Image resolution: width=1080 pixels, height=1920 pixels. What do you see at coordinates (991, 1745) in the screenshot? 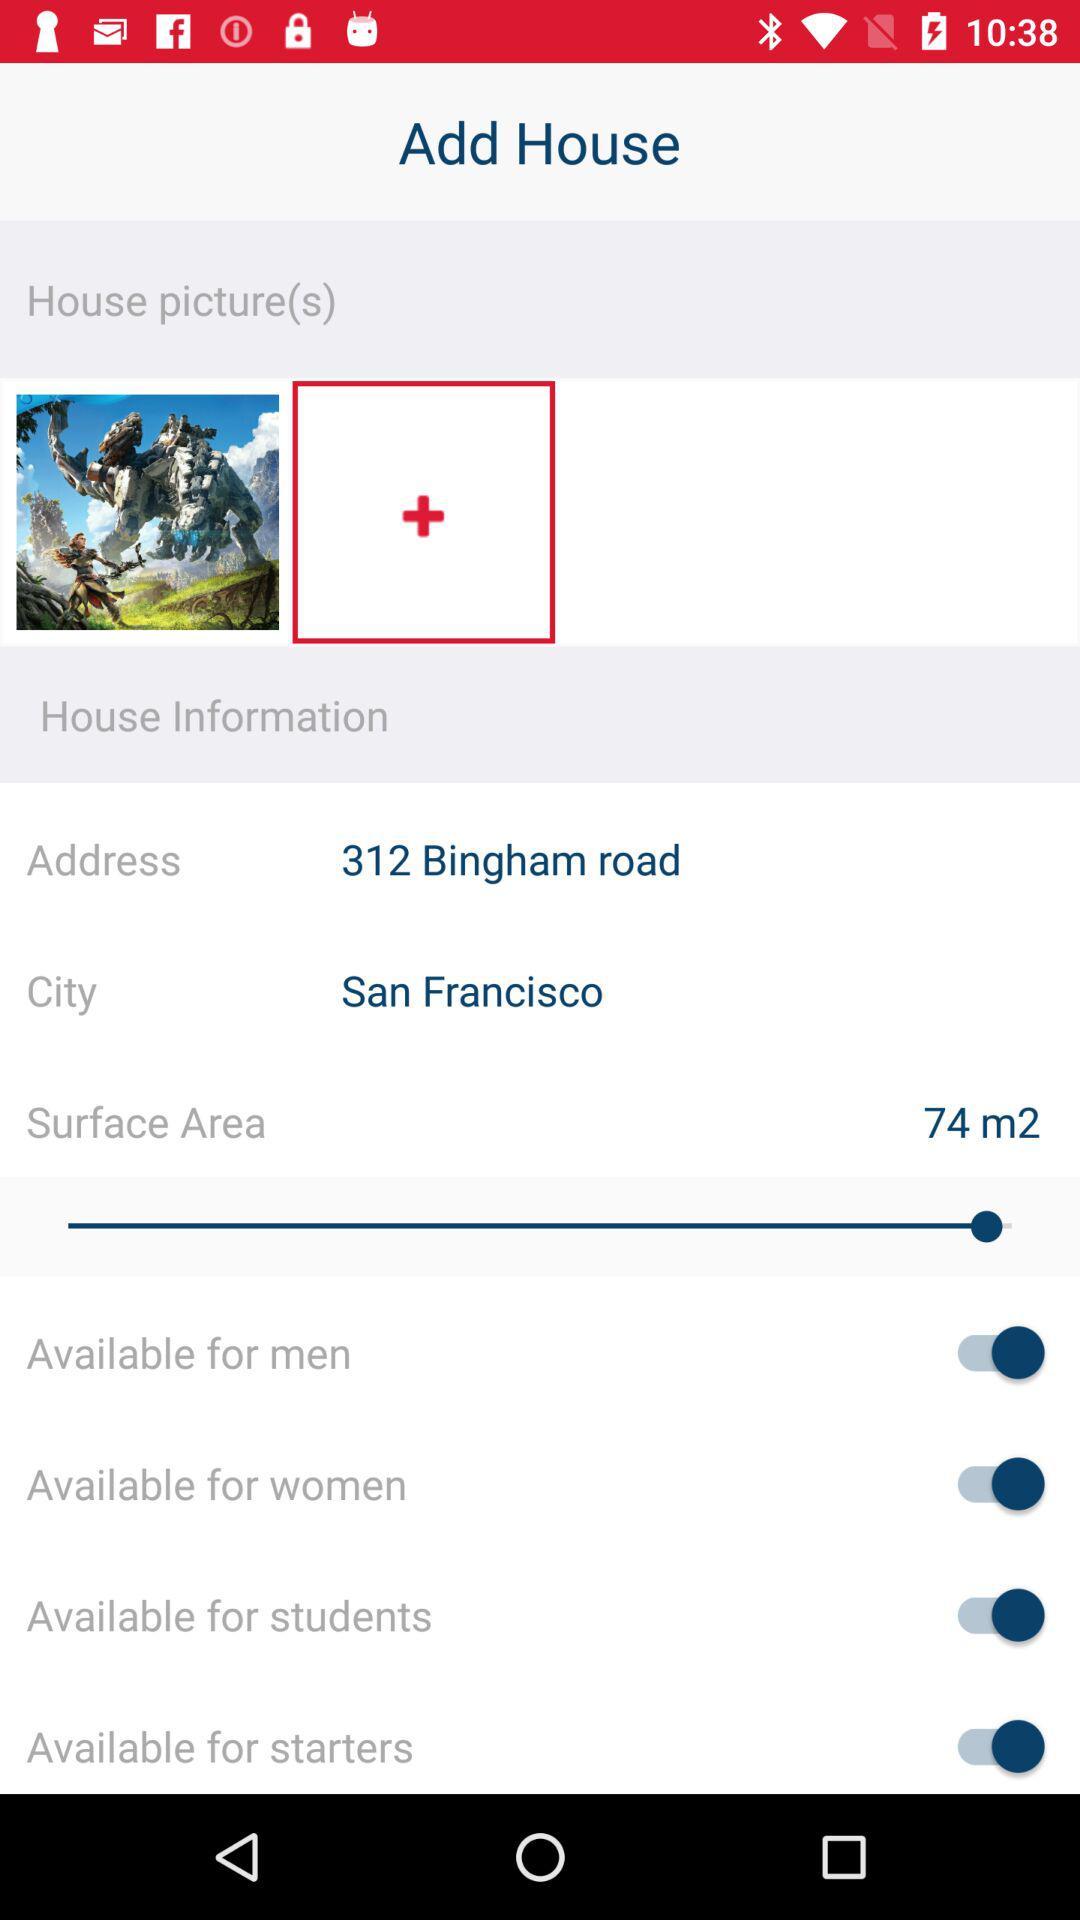
I see `for starters` at bounding box center [991, 1745].